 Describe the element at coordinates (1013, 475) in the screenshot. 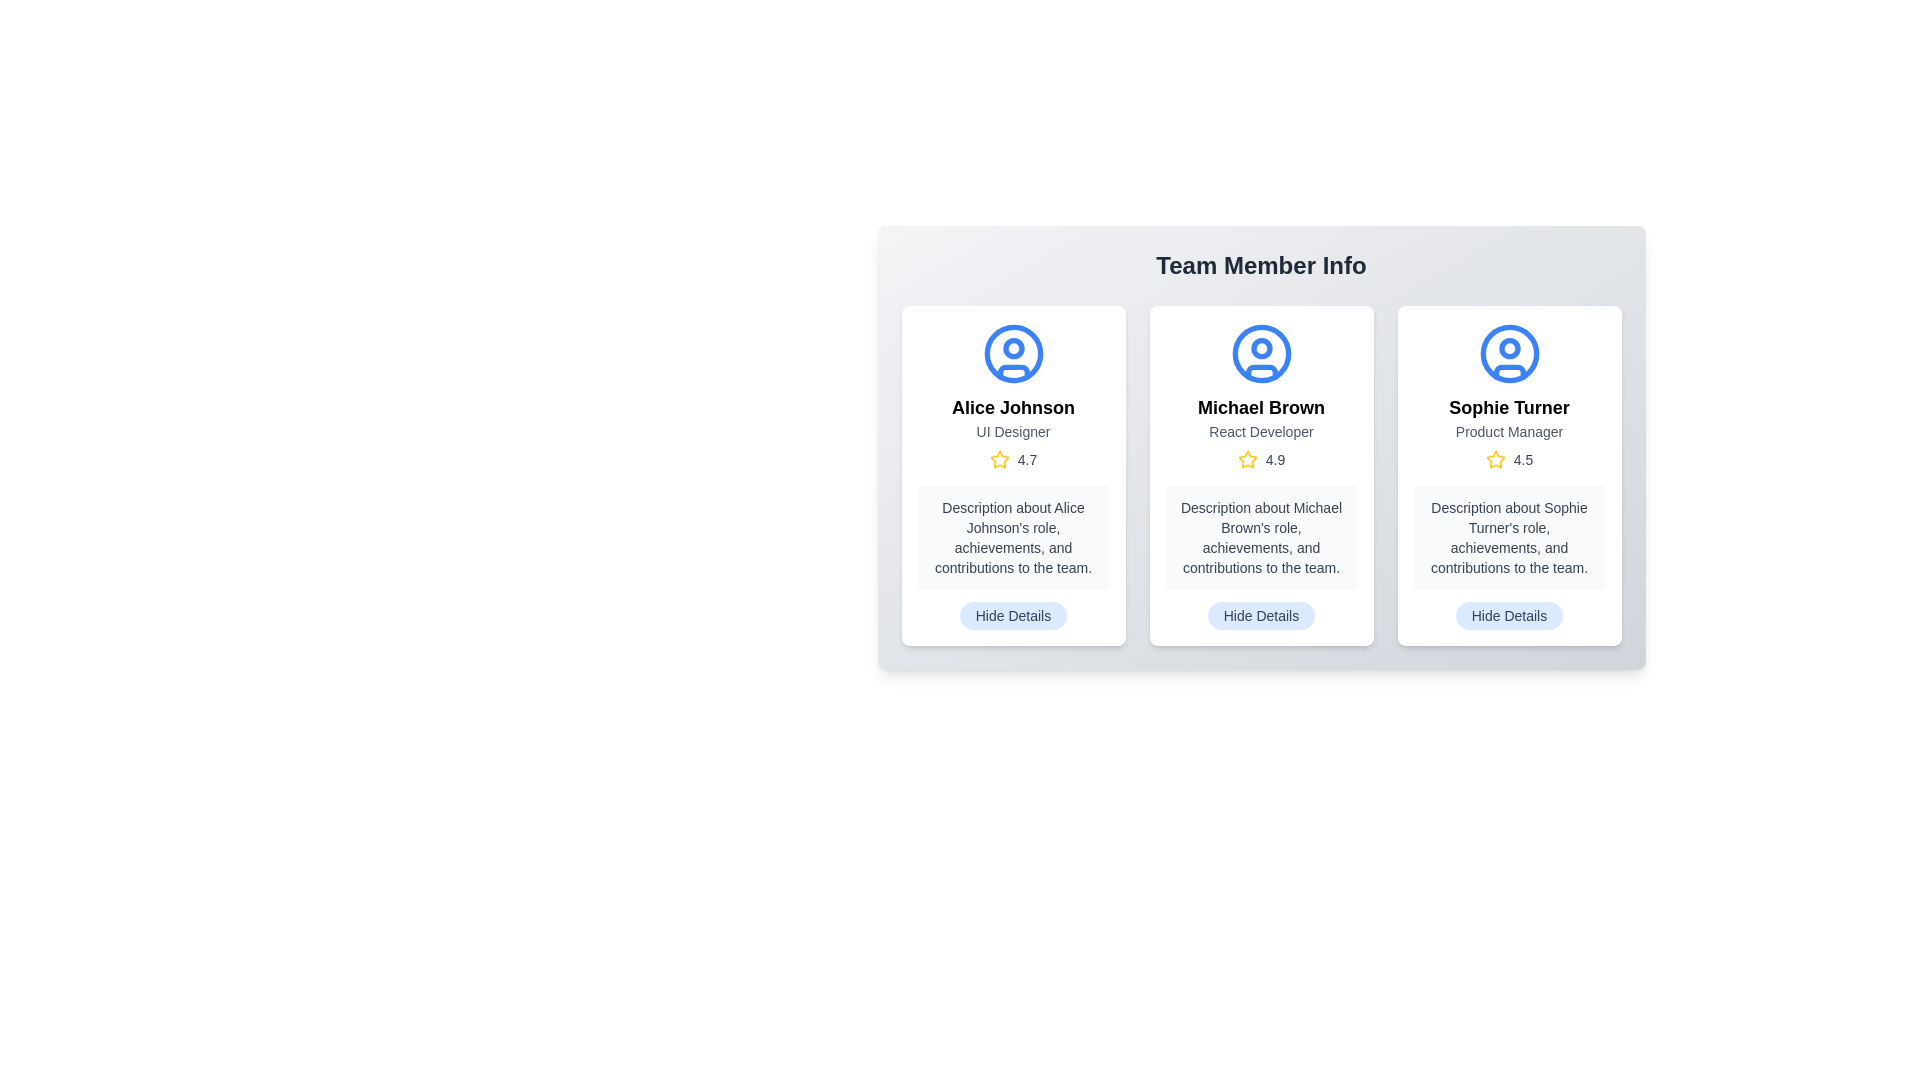

I see `the first card in the grid layout` at that location.